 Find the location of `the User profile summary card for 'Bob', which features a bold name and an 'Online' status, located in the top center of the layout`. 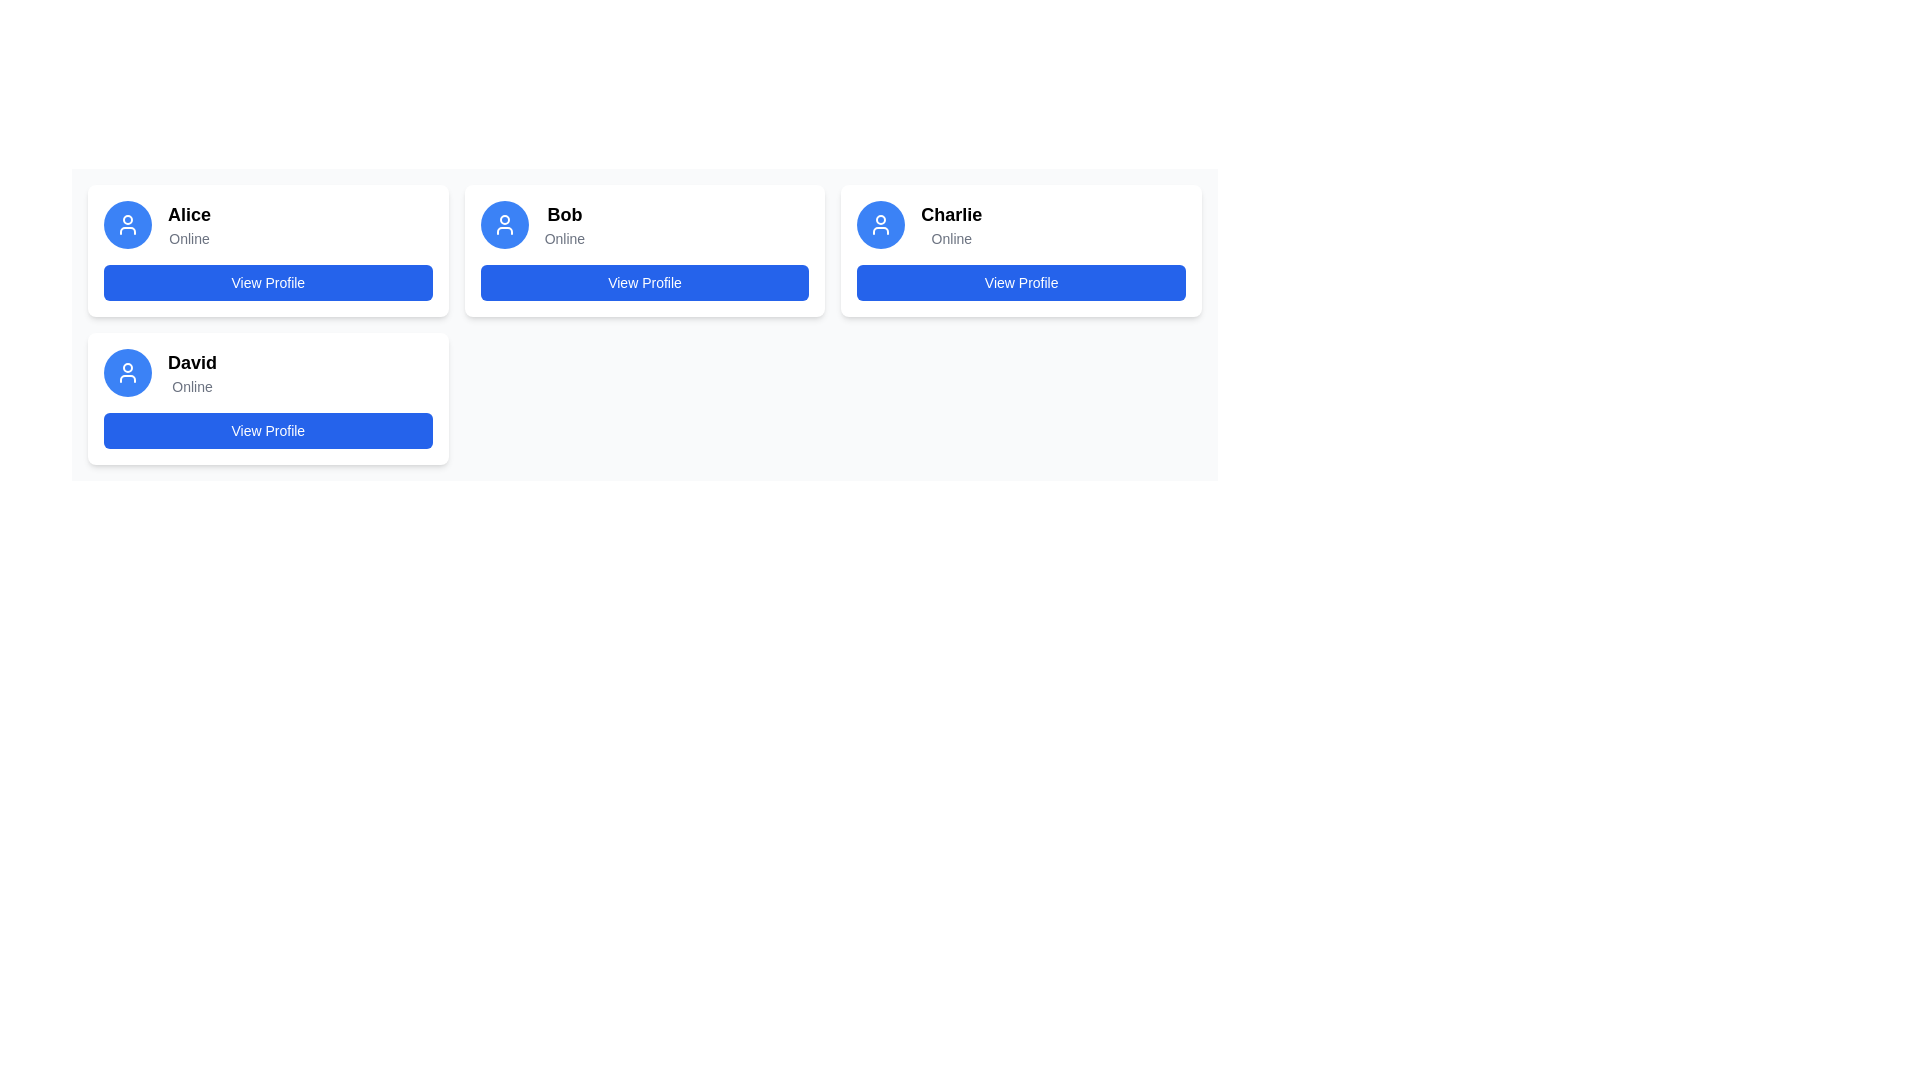

the User profile summary card for 'Bob', which features a bold name and an 'Online' status, located in the top center of the layout is located at coordinates (644, 224).